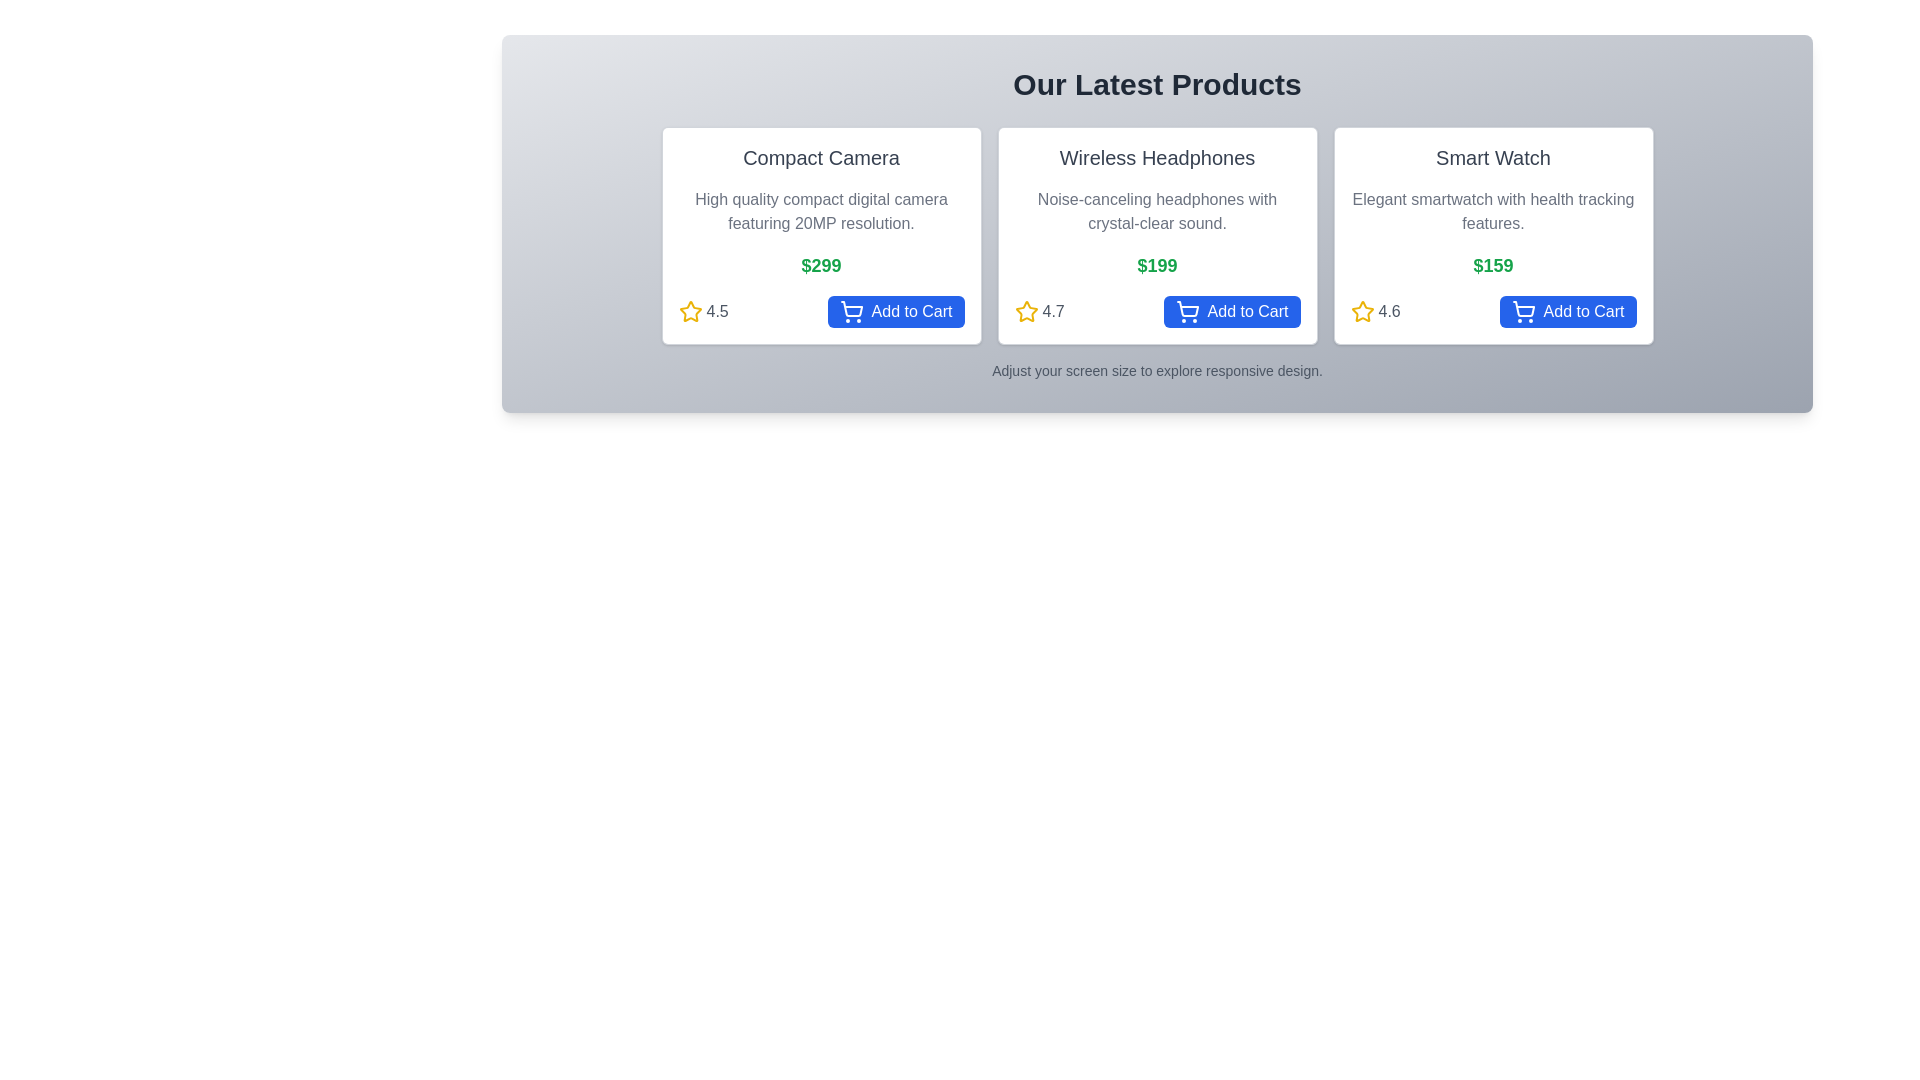 The width and height of the screenshot is (1920, 1080). What do you see at coordinates (821, 312) in the screenshot?
I see `the rating and star icon of the Composite UI element located at the bottom of the 'Compact Camera' product card, which is the leftmost card in a layout of three product cards` at bounding box center [821, 312].